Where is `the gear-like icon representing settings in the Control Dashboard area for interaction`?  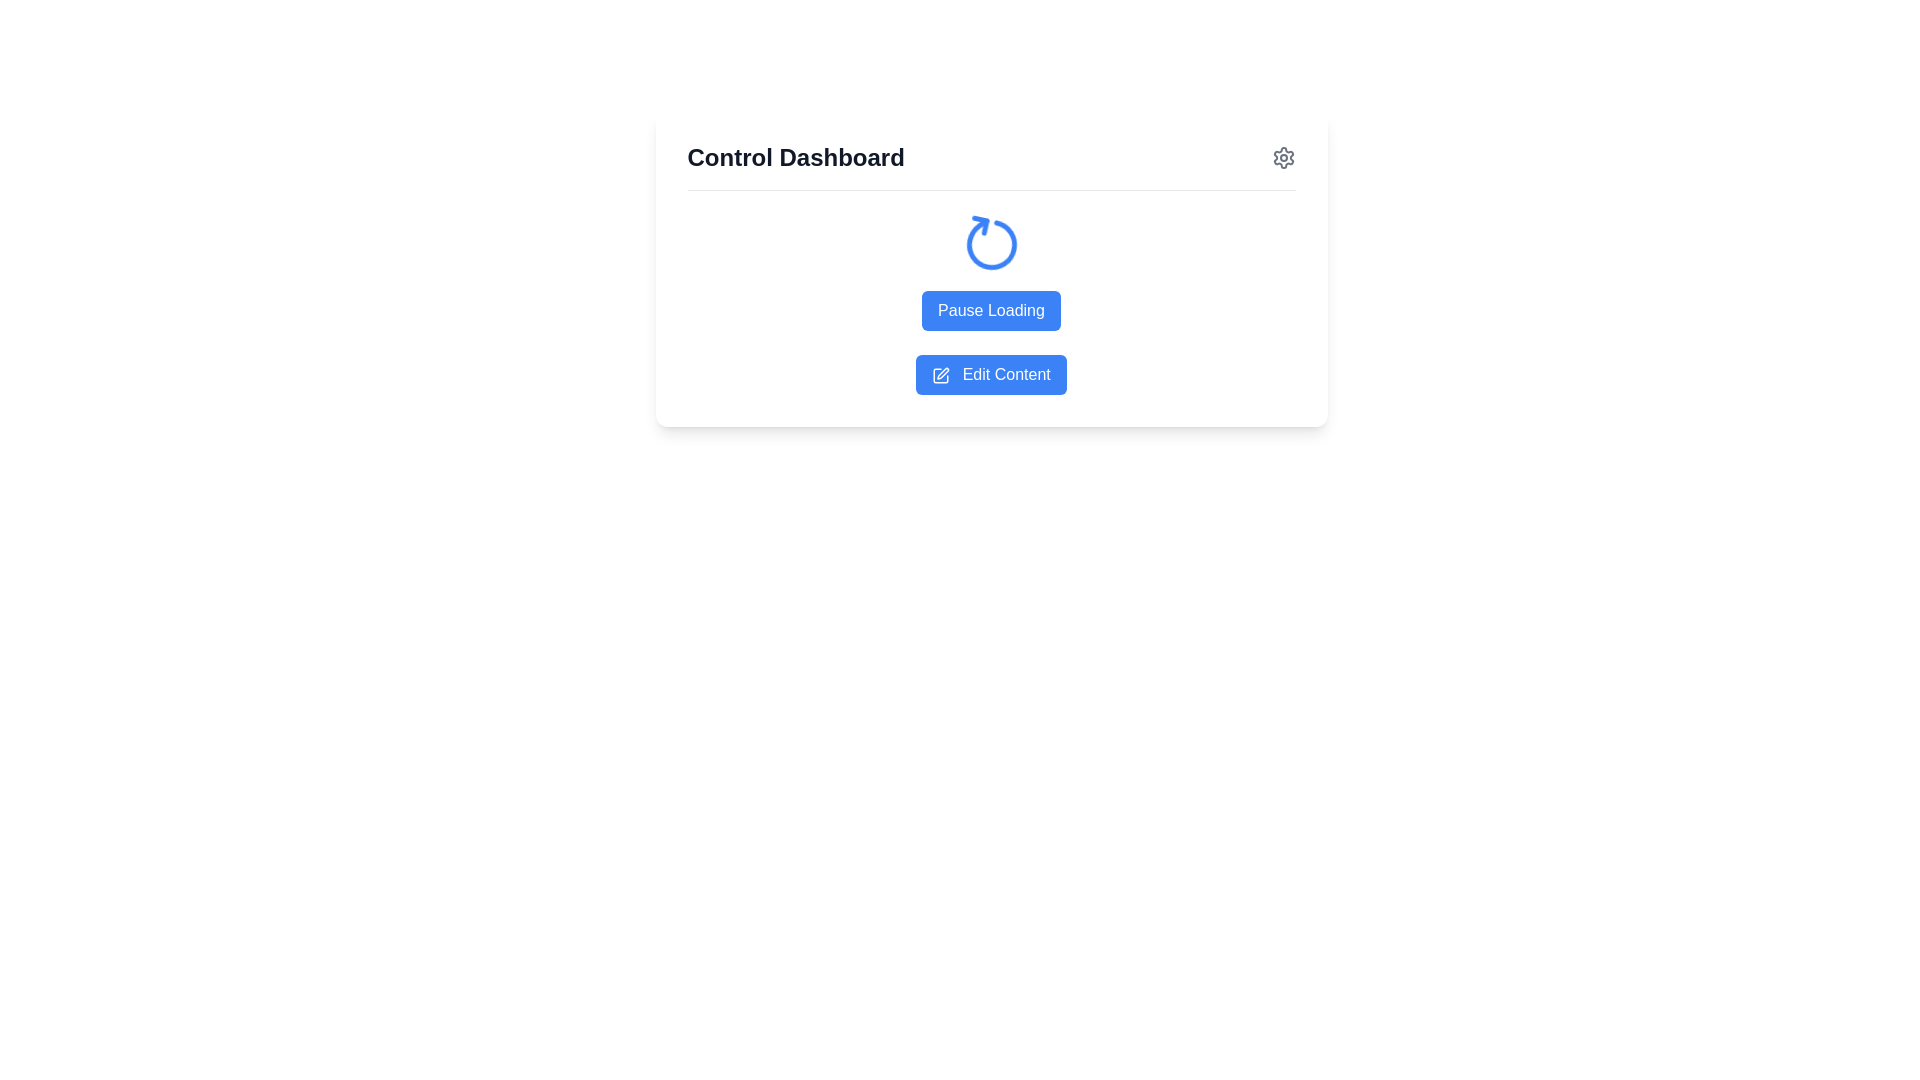
the gear-like icon representing settings in the Control Dashboard area for interaction is located at coordinates (1283, 157).